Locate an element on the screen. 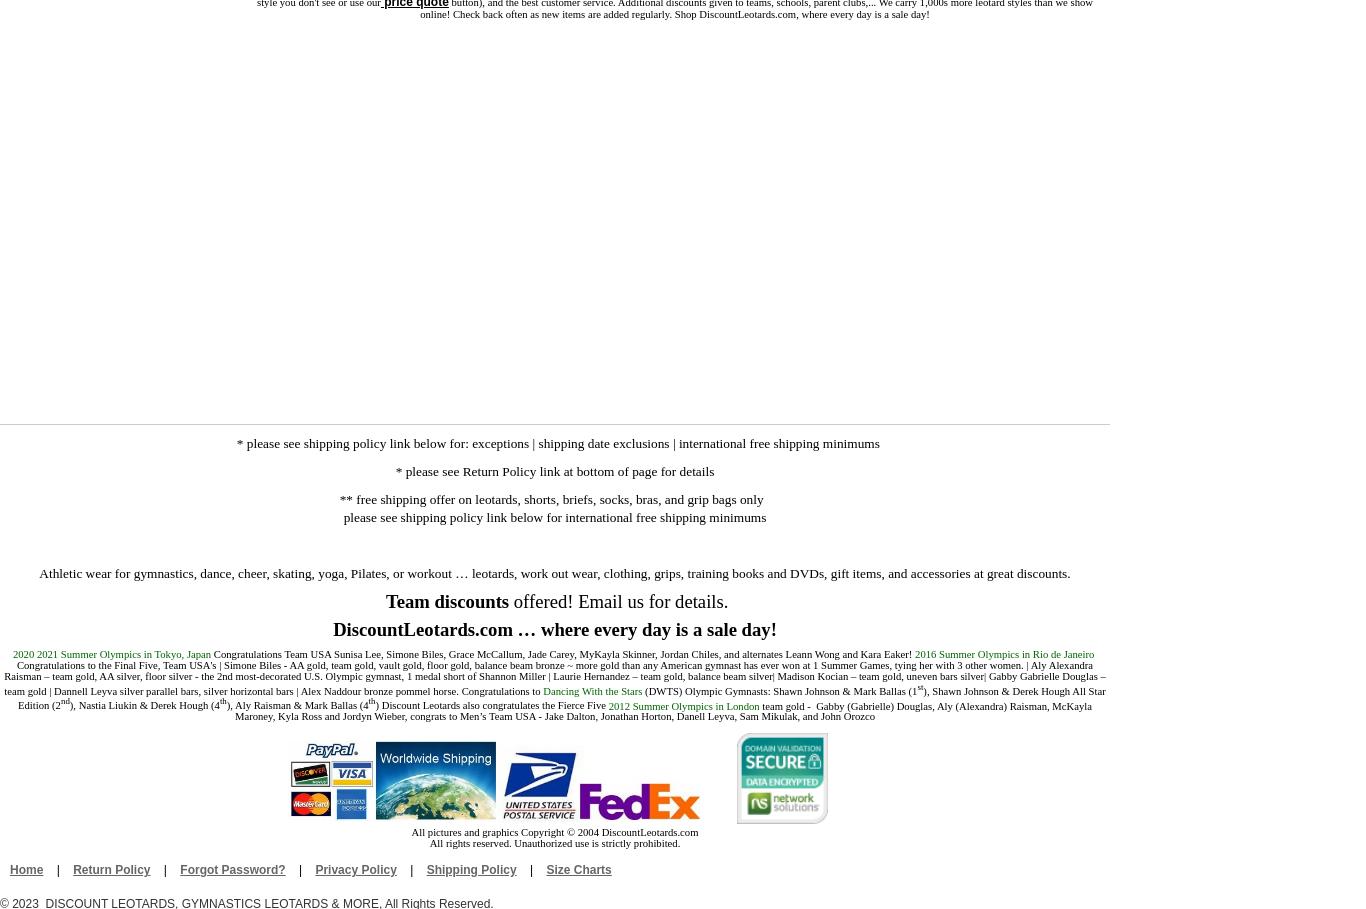 The width and height of the screenshot is (1366, 909). '* please see Return Policy link at bottom of page for details' is located at coordinates (554, 471).